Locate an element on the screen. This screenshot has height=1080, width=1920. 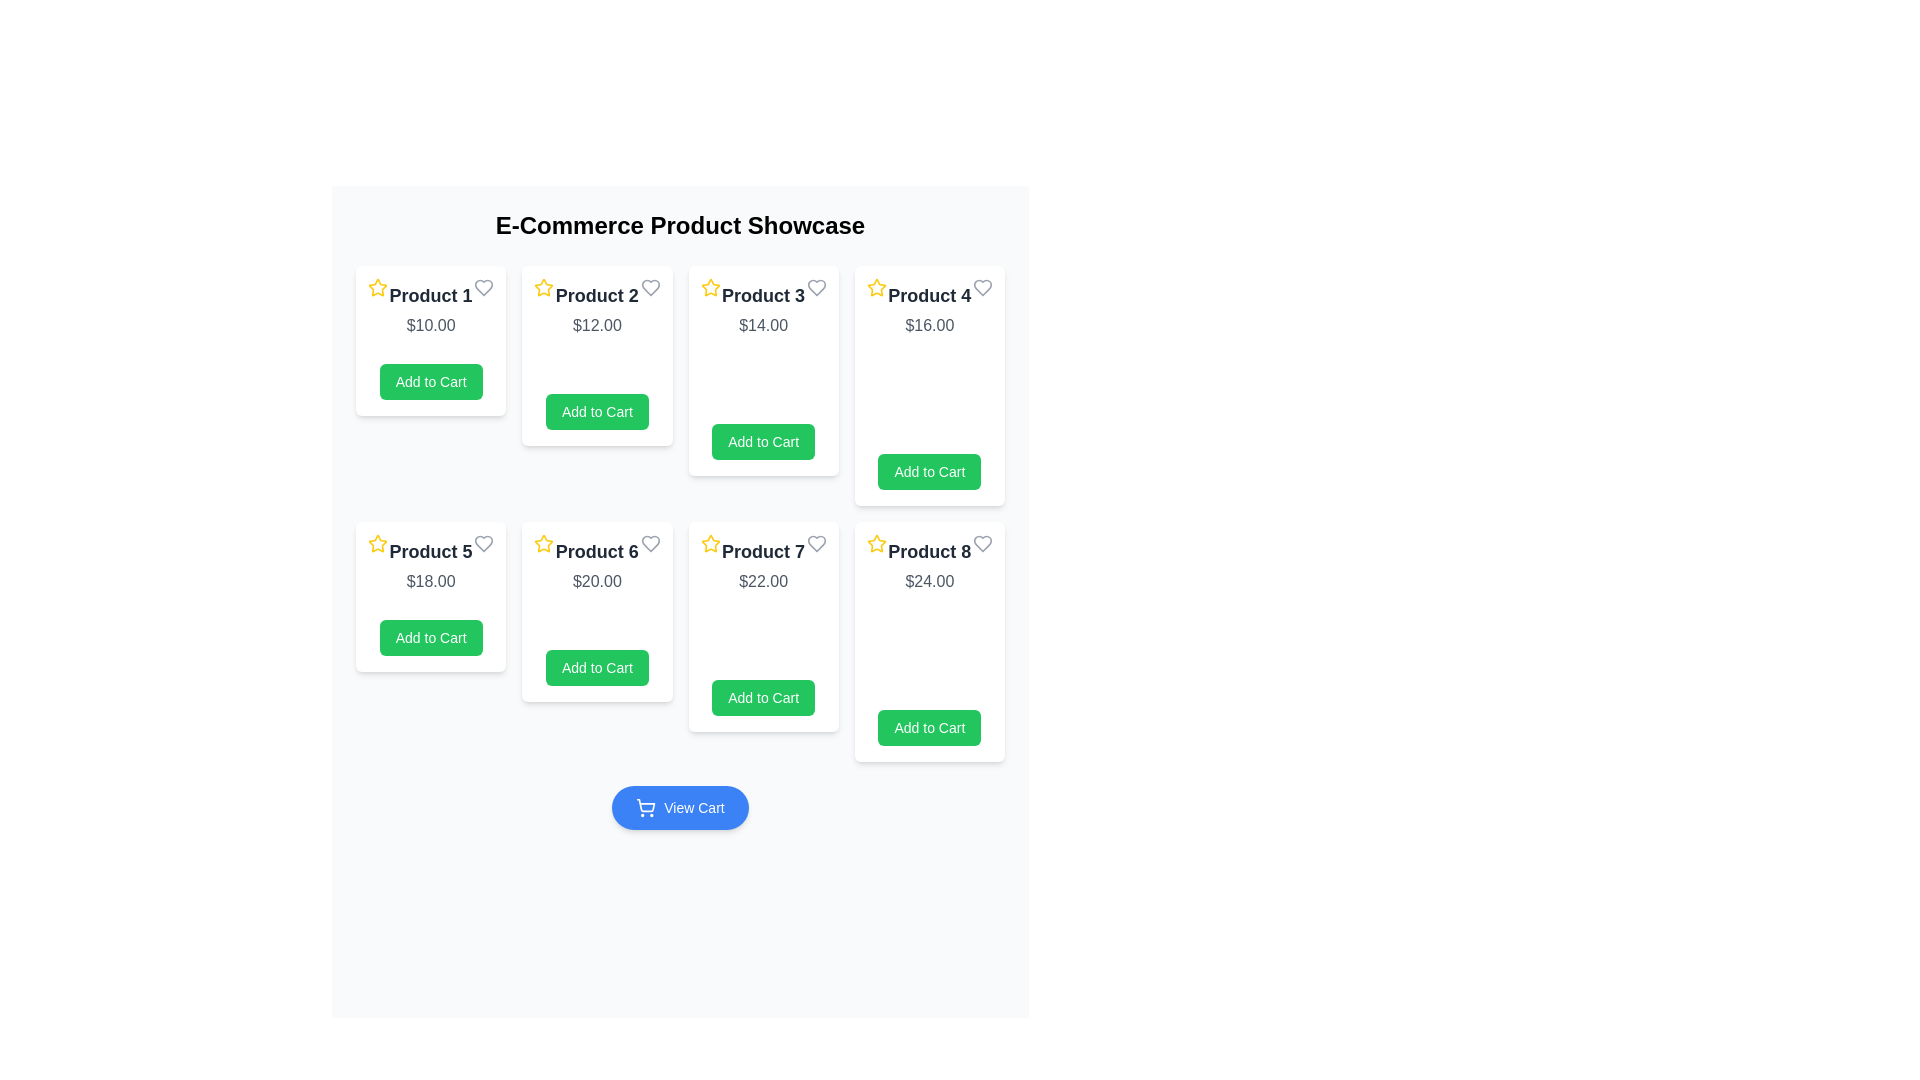
the card containing the product listing for 'Product 7', which has an 'Add to Cart' button at the bottom is located at coordinates (762, 626).